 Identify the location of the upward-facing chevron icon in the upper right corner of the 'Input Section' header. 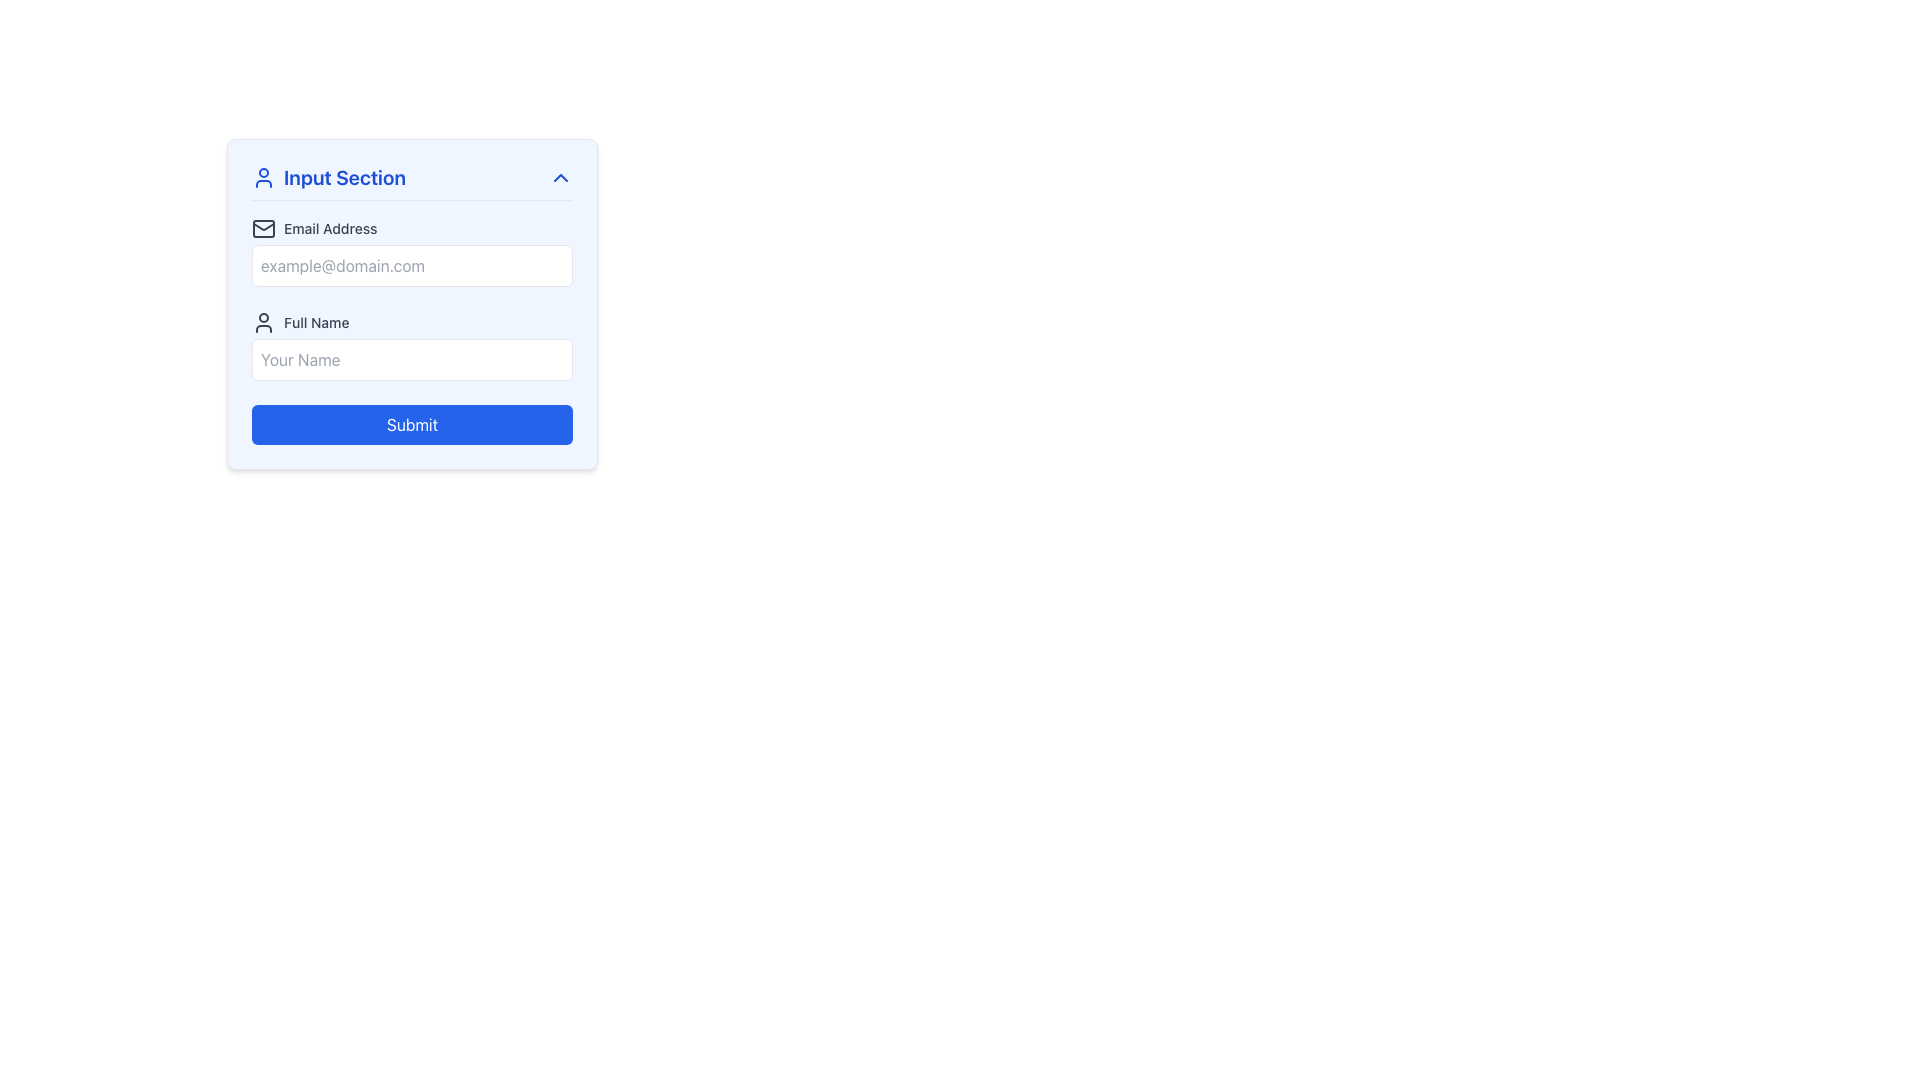
(560, 176).